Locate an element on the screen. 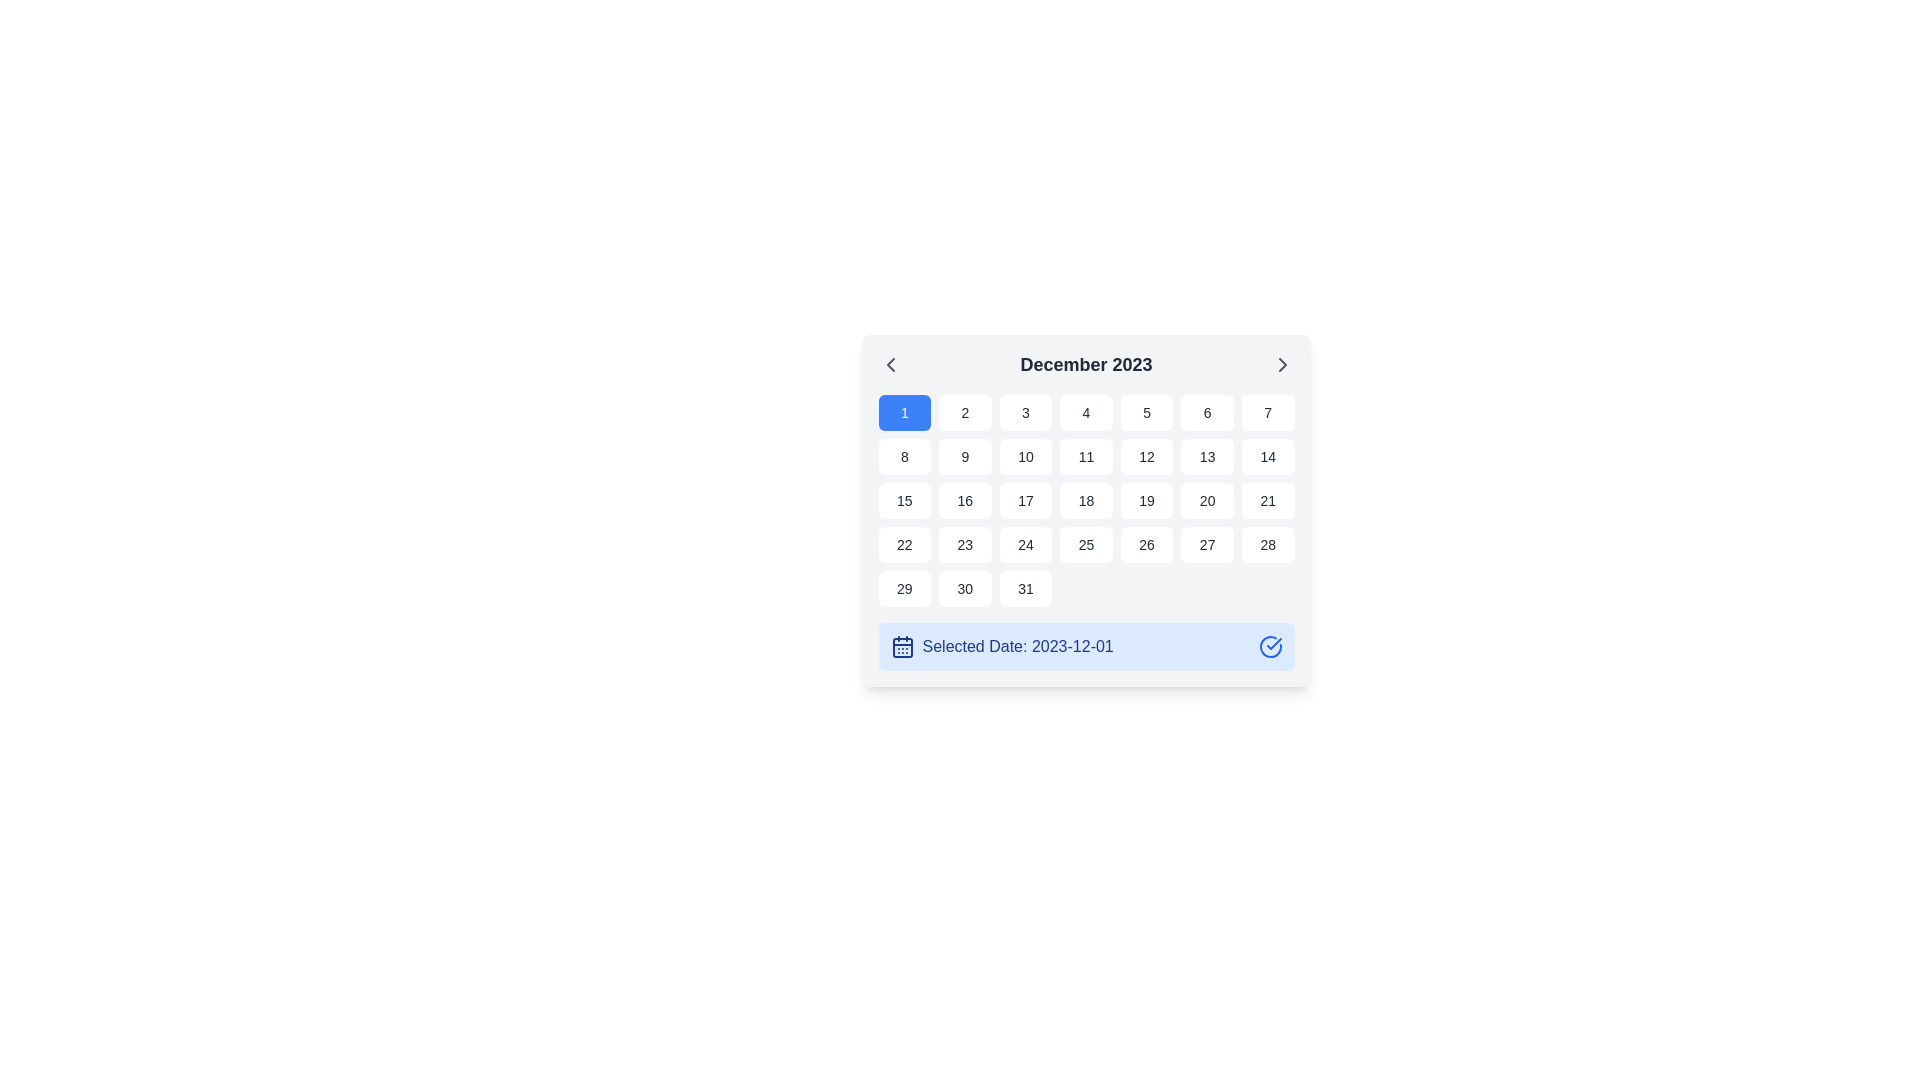 Image resolution: width=1920 pixels, height=1080 pixels. the button displaying the number '9' in the calendar grid for December 2023 is located at coordinates (965, 456).